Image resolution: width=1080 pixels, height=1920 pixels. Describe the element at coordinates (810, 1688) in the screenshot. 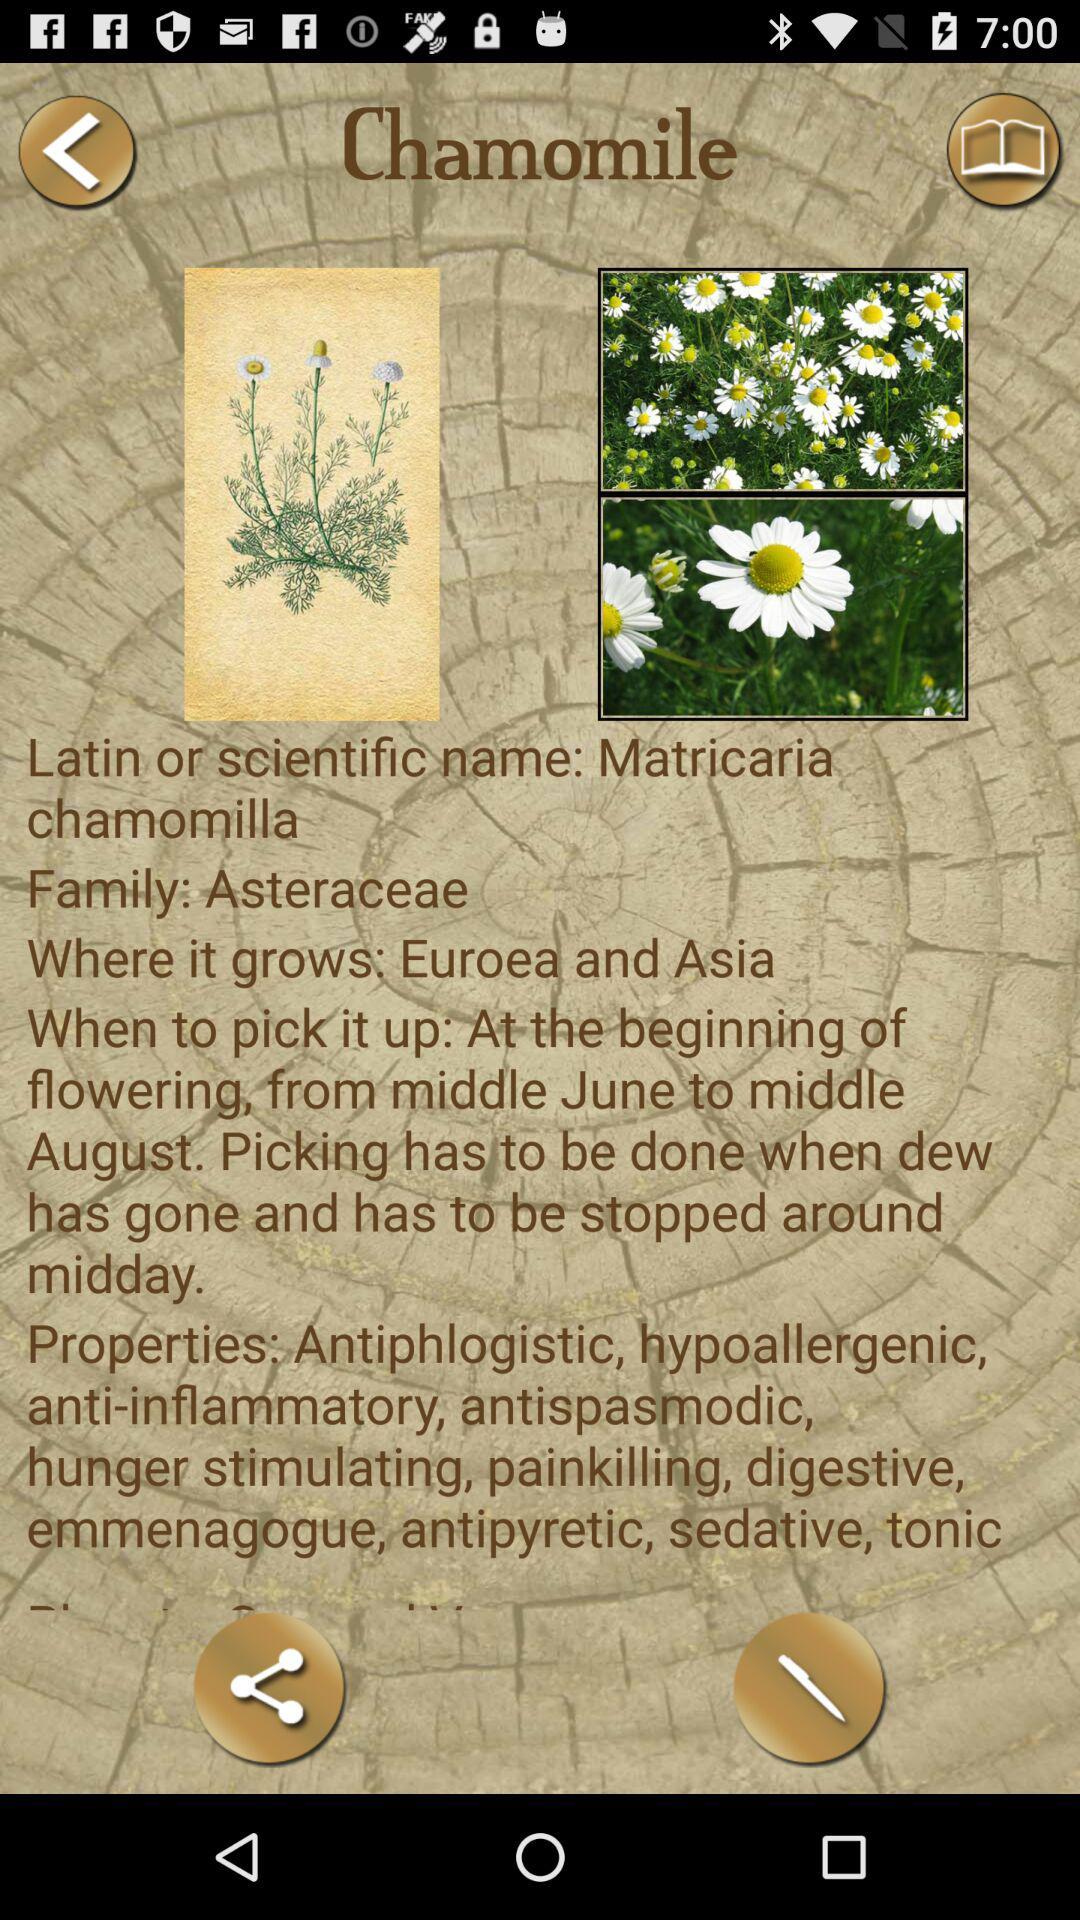

I see `edit content` at that location.